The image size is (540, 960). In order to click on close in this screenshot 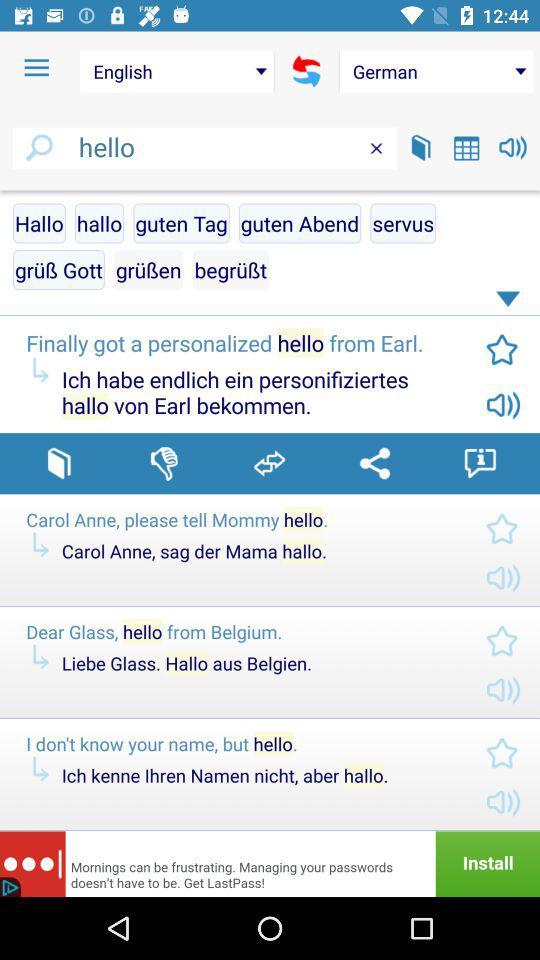, I will do `click(376, 147)`.